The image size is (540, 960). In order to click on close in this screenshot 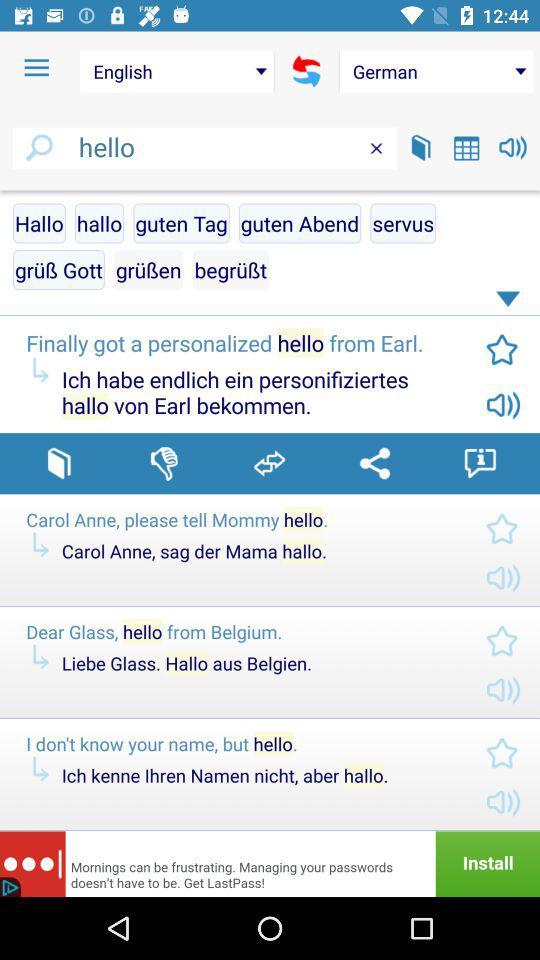, I will do `click(376, 147)`.